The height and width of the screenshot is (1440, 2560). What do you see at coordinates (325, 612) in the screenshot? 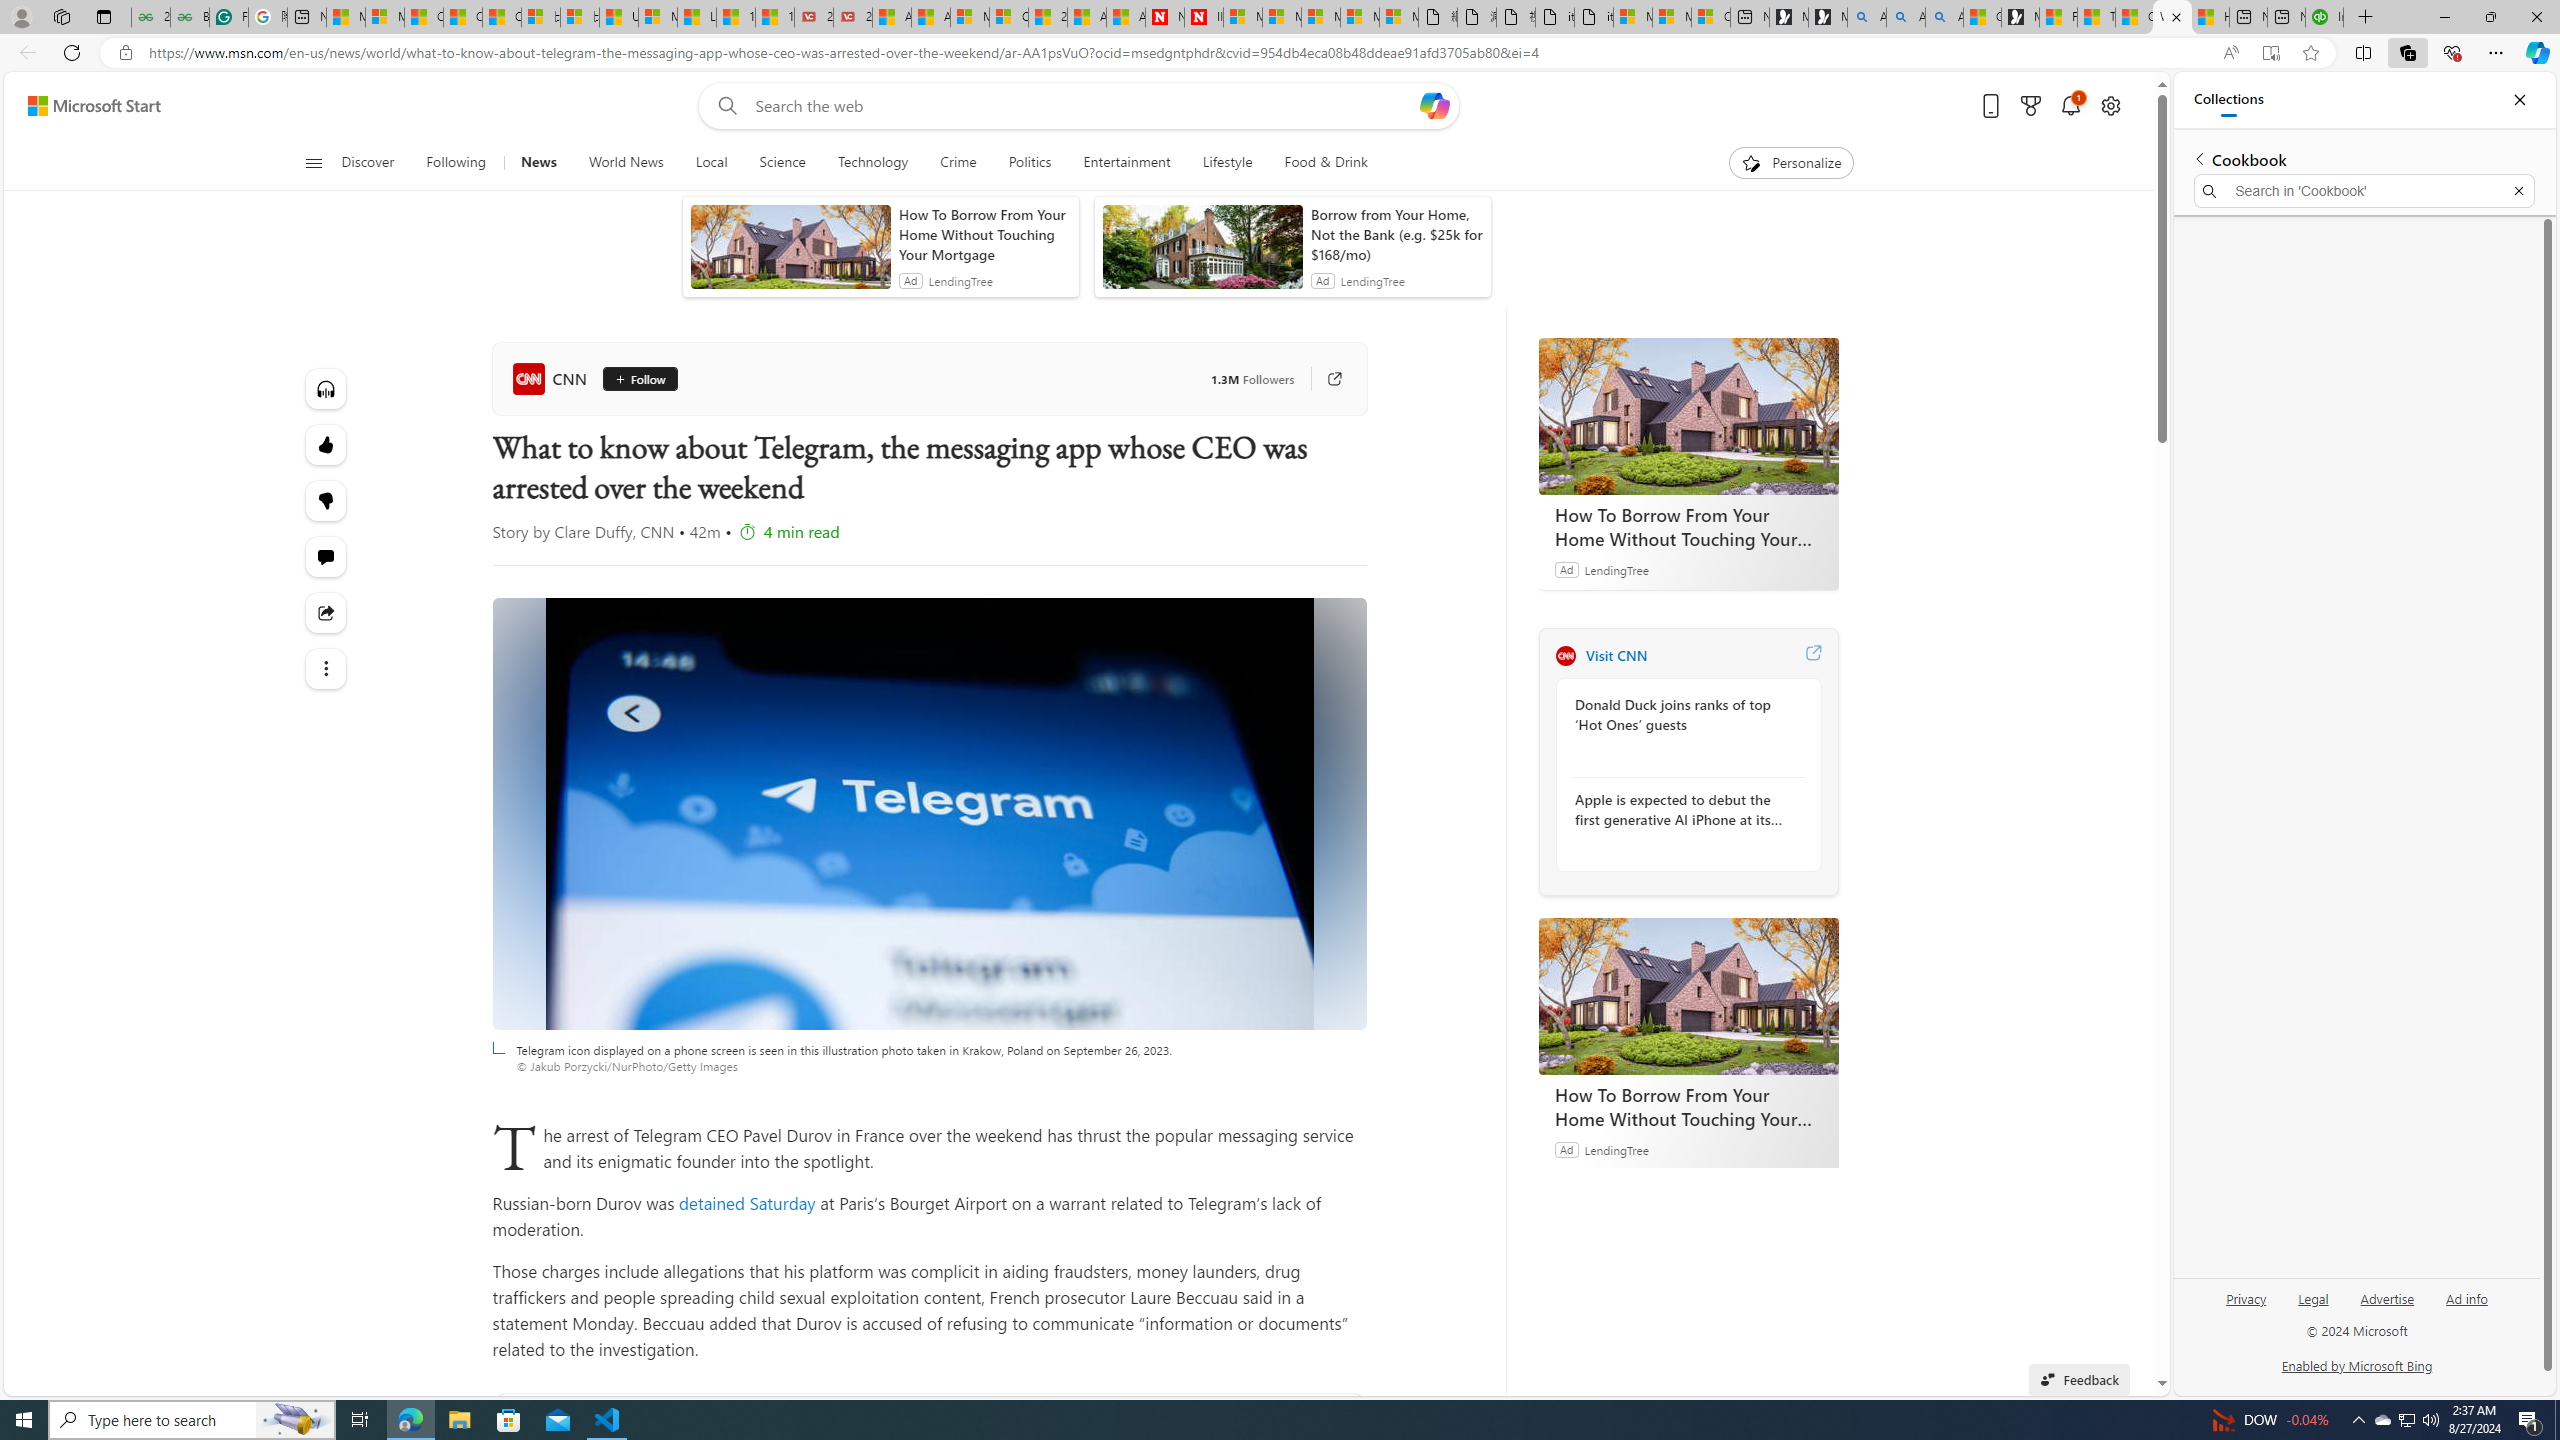
I see `'Share this story'` at bounding box center [325, 612].